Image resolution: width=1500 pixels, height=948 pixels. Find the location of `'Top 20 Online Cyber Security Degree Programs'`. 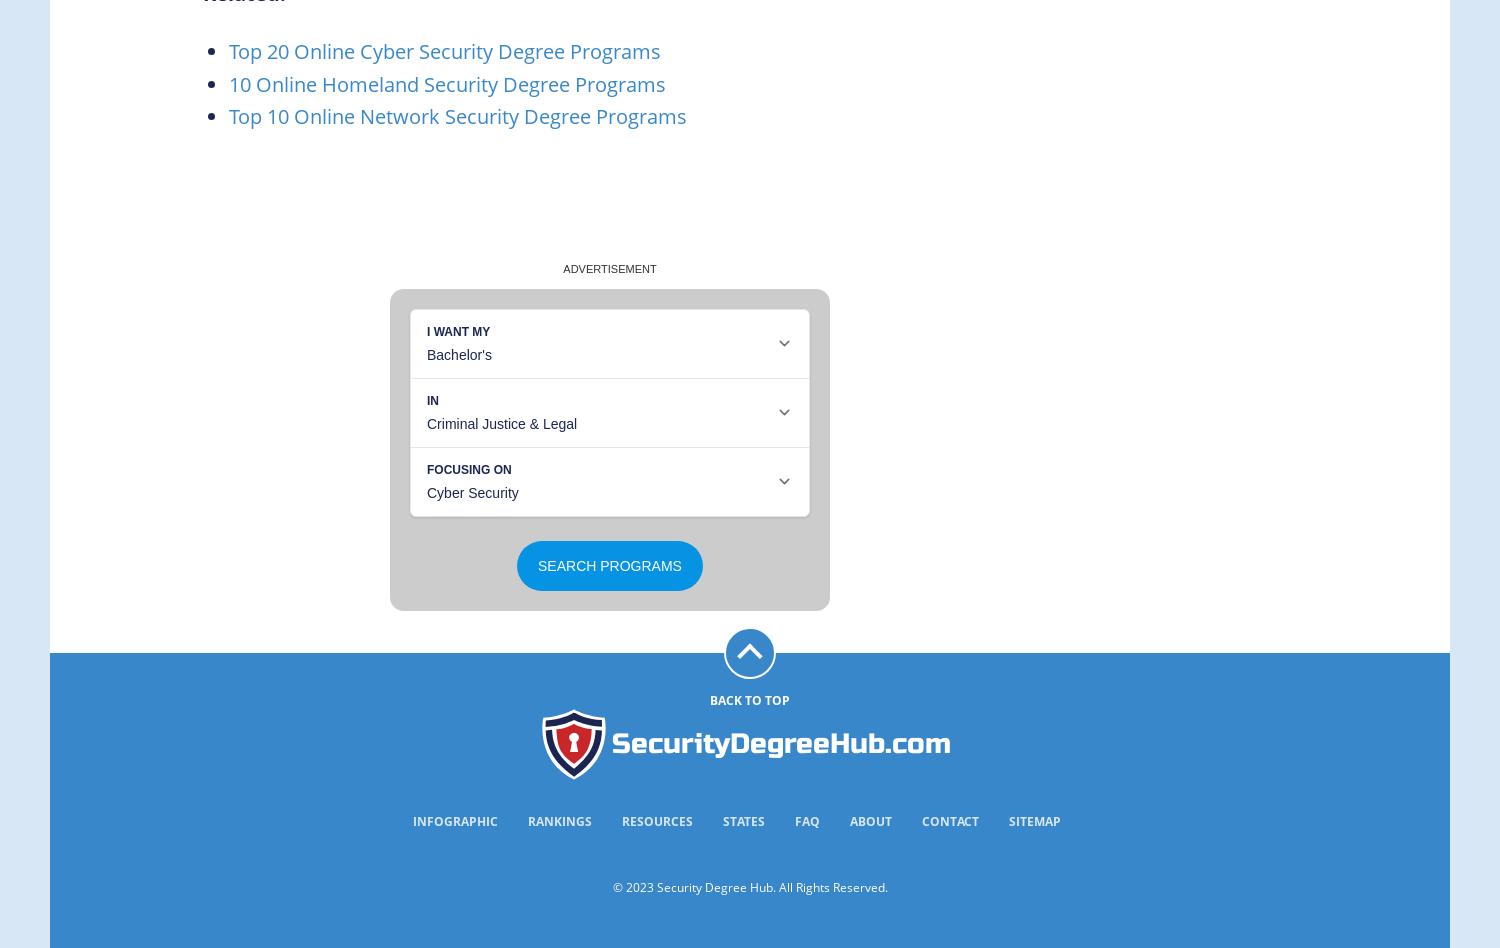

'Top 20 Online Cyber Security Degree Programs' is located at coordinates (228, 51).